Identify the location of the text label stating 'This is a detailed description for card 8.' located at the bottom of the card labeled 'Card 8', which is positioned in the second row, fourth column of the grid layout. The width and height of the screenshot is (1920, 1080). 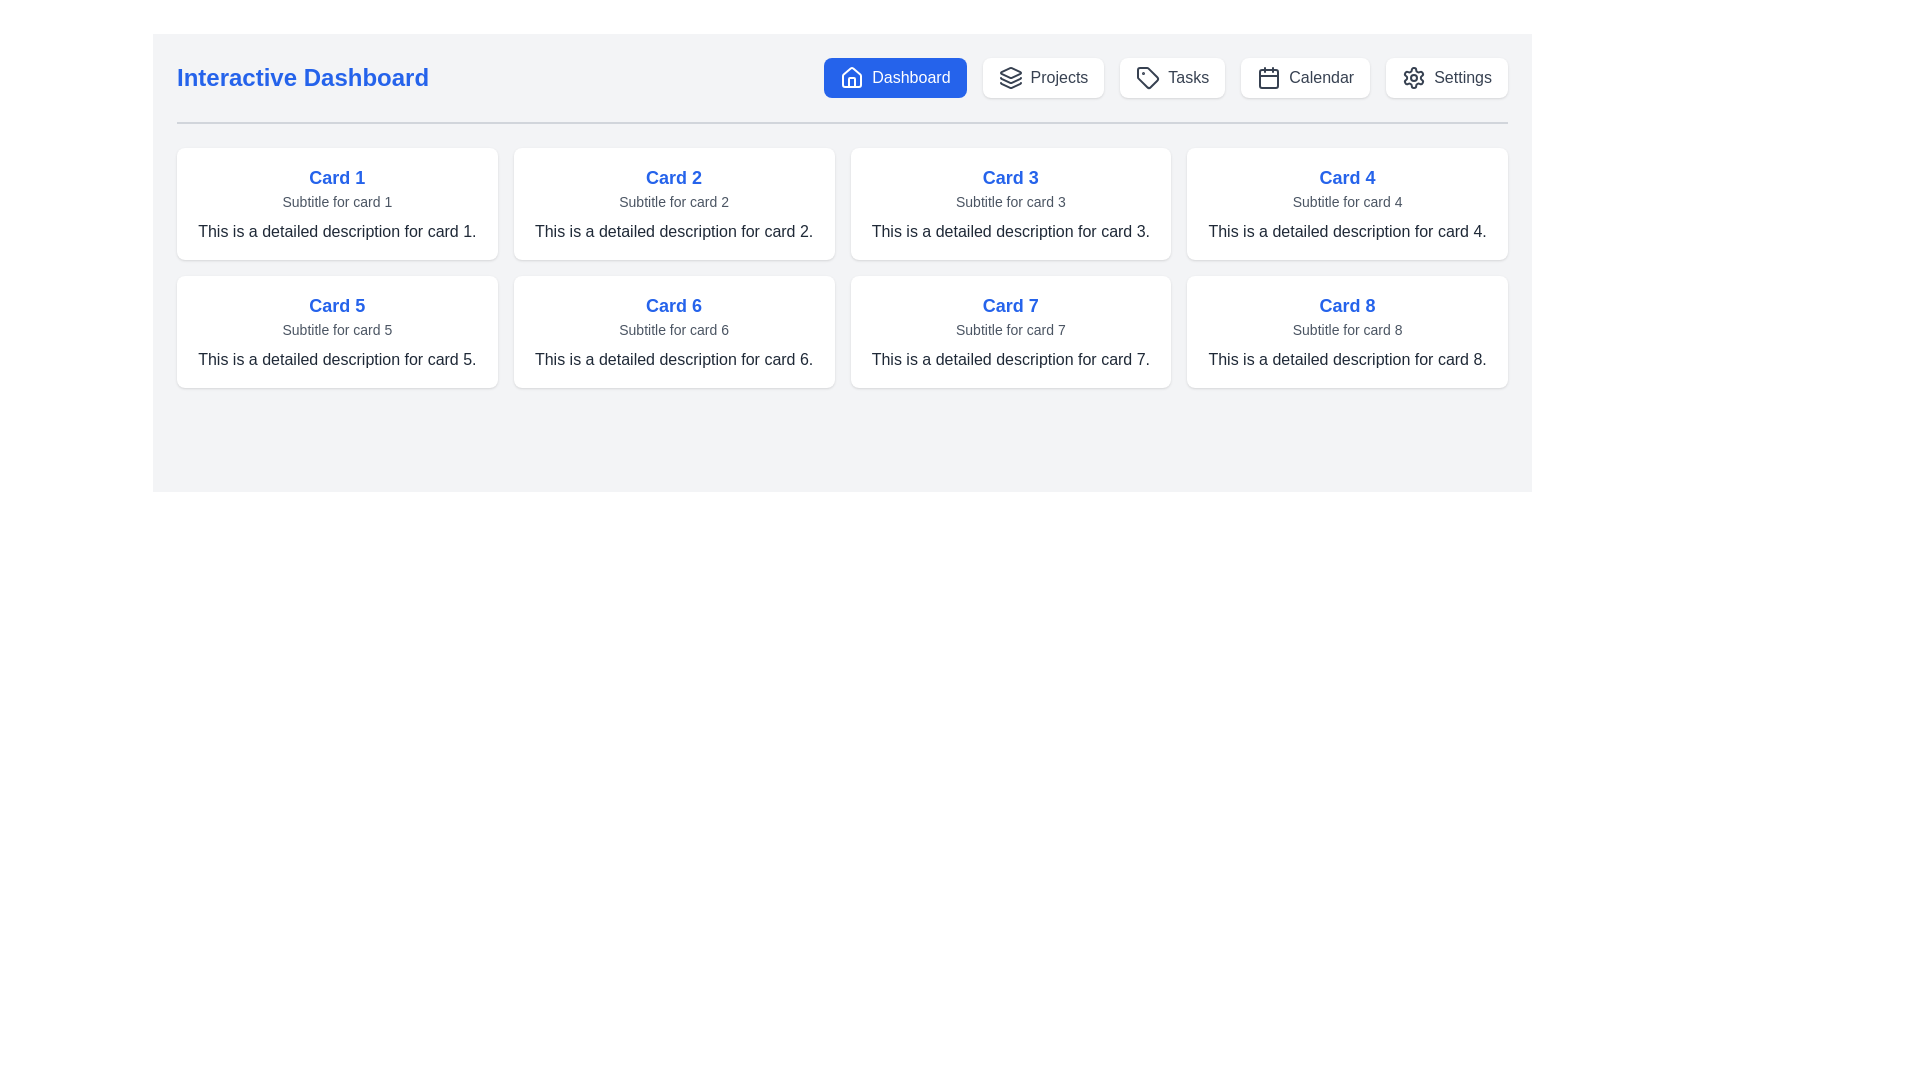
(1347, 358).